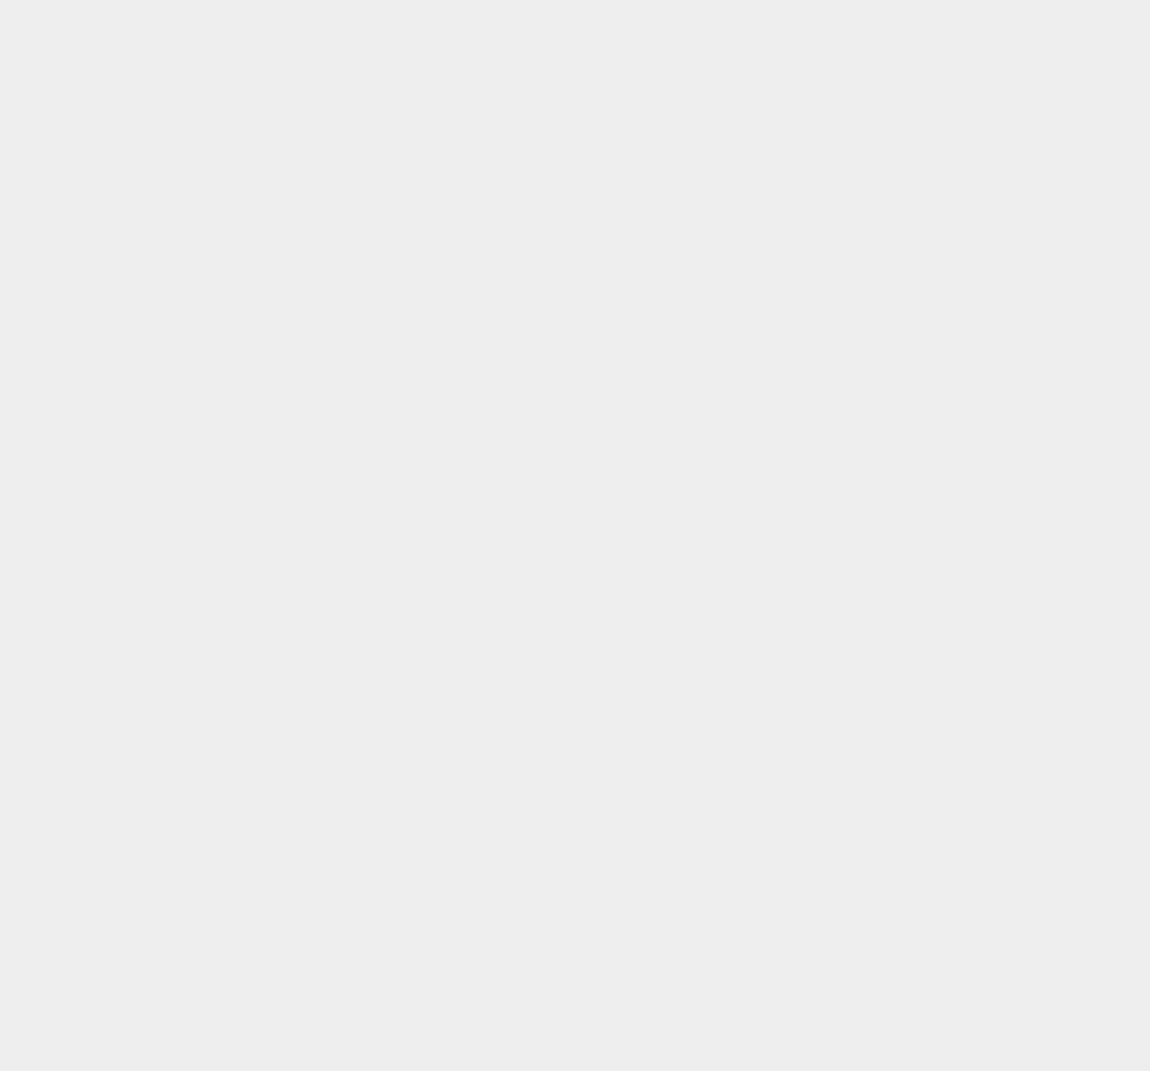 This screenshot has height=1071, width=1150. I want to click on 'Earn Money', so click(848, 63).